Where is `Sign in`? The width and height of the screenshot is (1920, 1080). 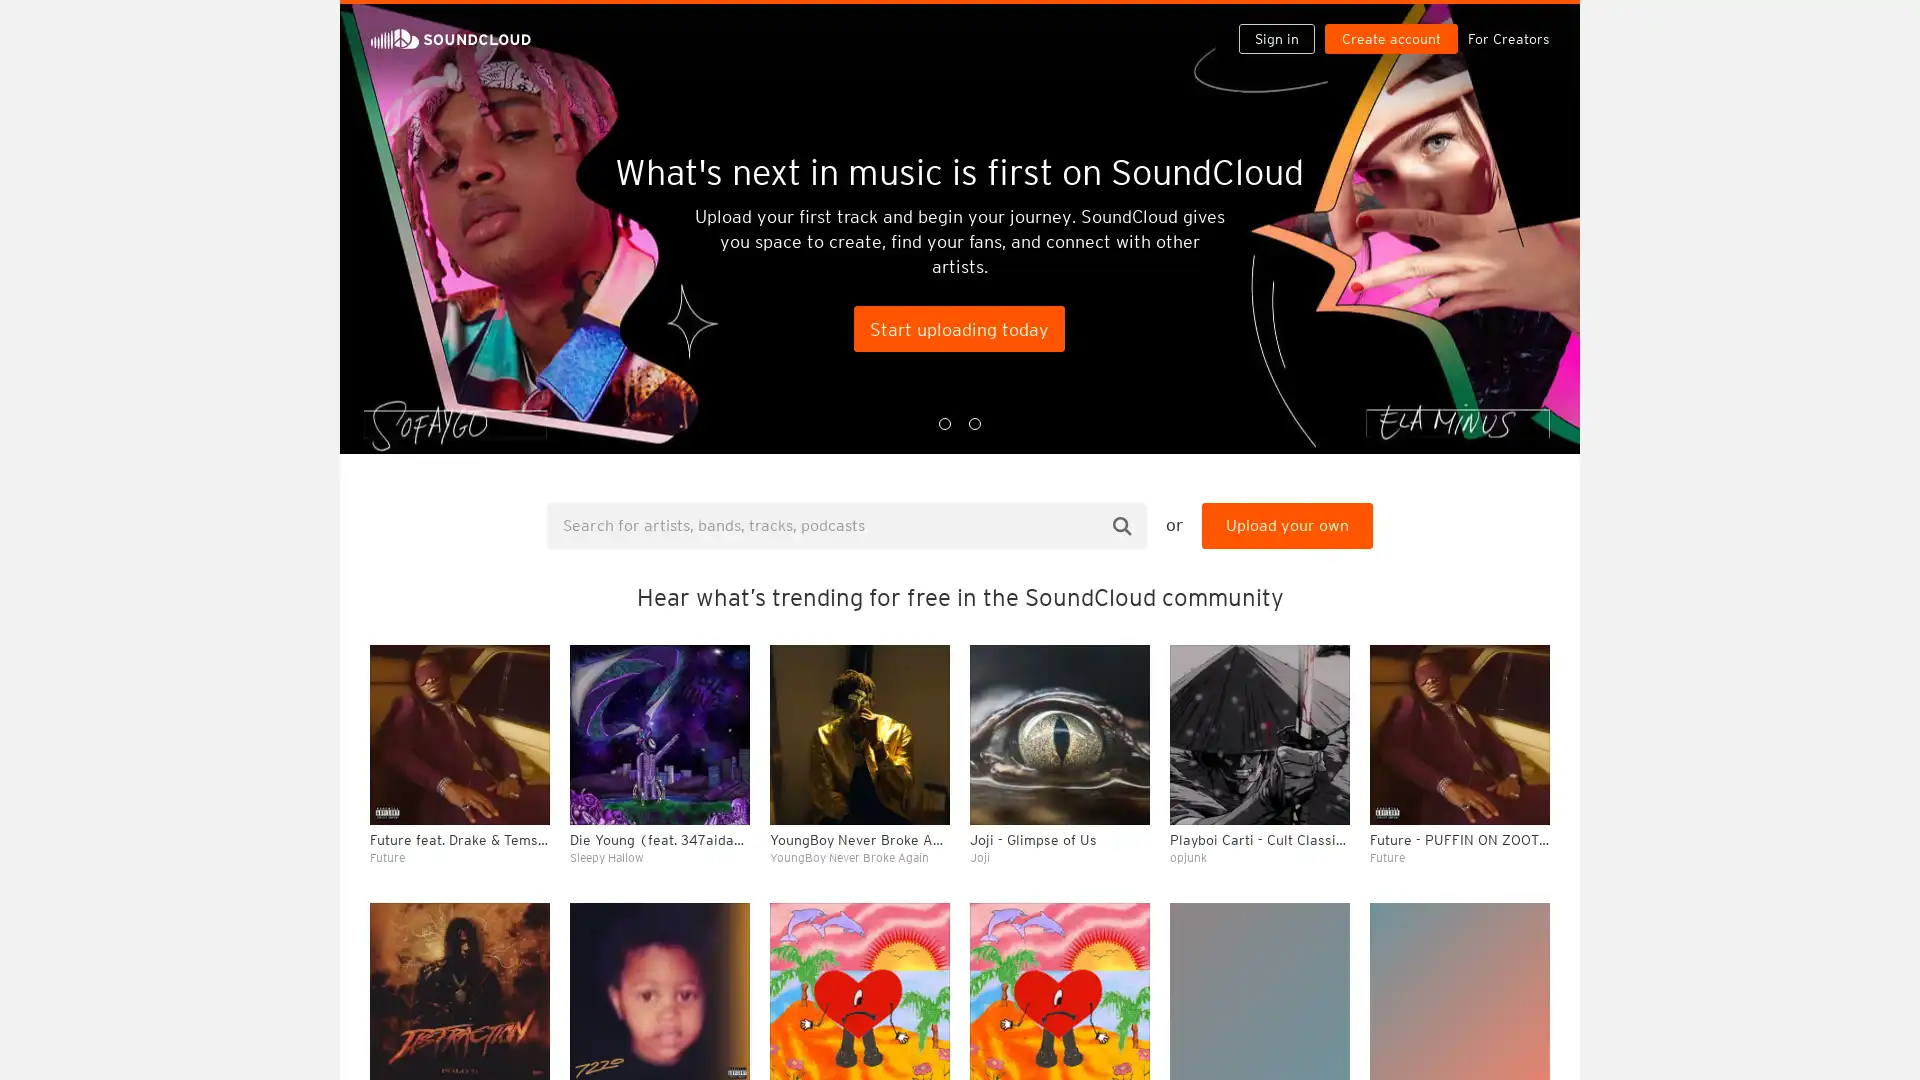
Sign in is located at coordinates (1275, 38).